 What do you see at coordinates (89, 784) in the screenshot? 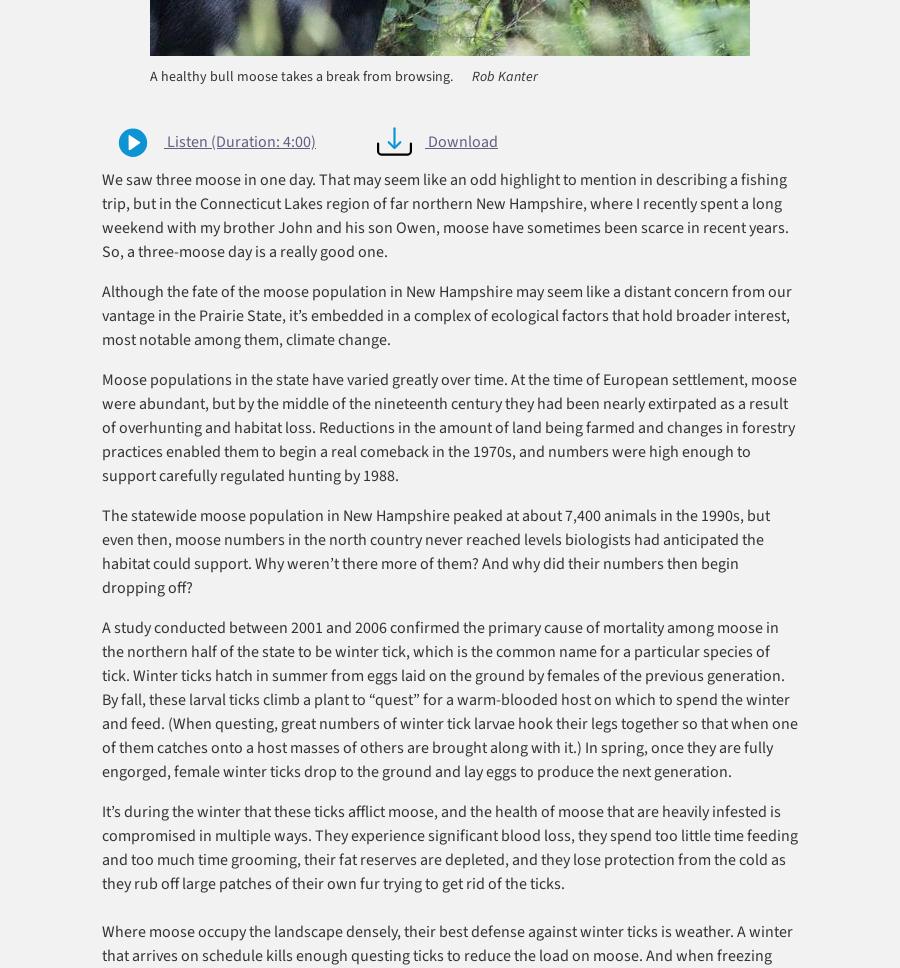
I see `'Research'` at bounding box center [89, 784].